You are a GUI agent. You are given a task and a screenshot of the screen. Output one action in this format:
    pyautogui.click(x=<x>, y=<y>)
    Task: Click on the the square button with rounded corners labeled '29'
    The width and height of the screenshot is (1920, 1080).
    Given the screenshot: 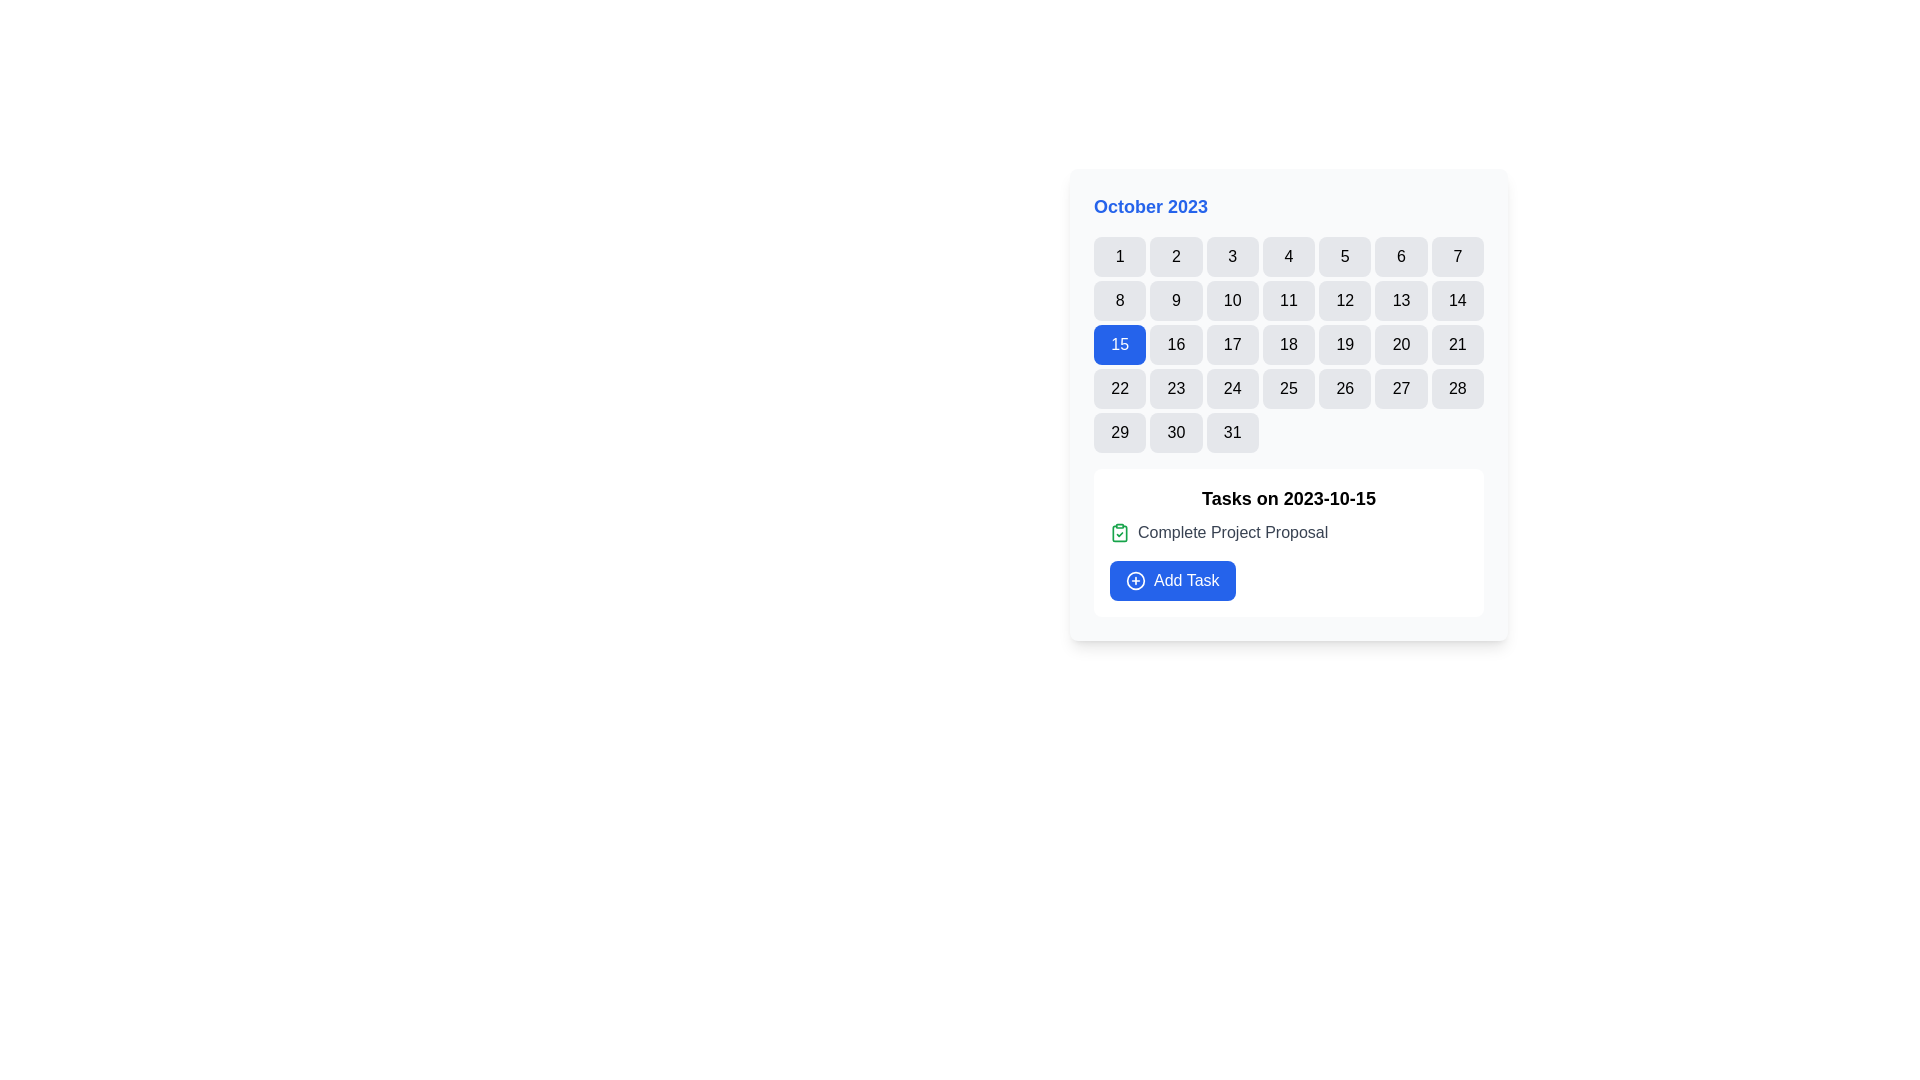 What is the action you would take?
    pyautogui.click(x=1118, y=431)
    